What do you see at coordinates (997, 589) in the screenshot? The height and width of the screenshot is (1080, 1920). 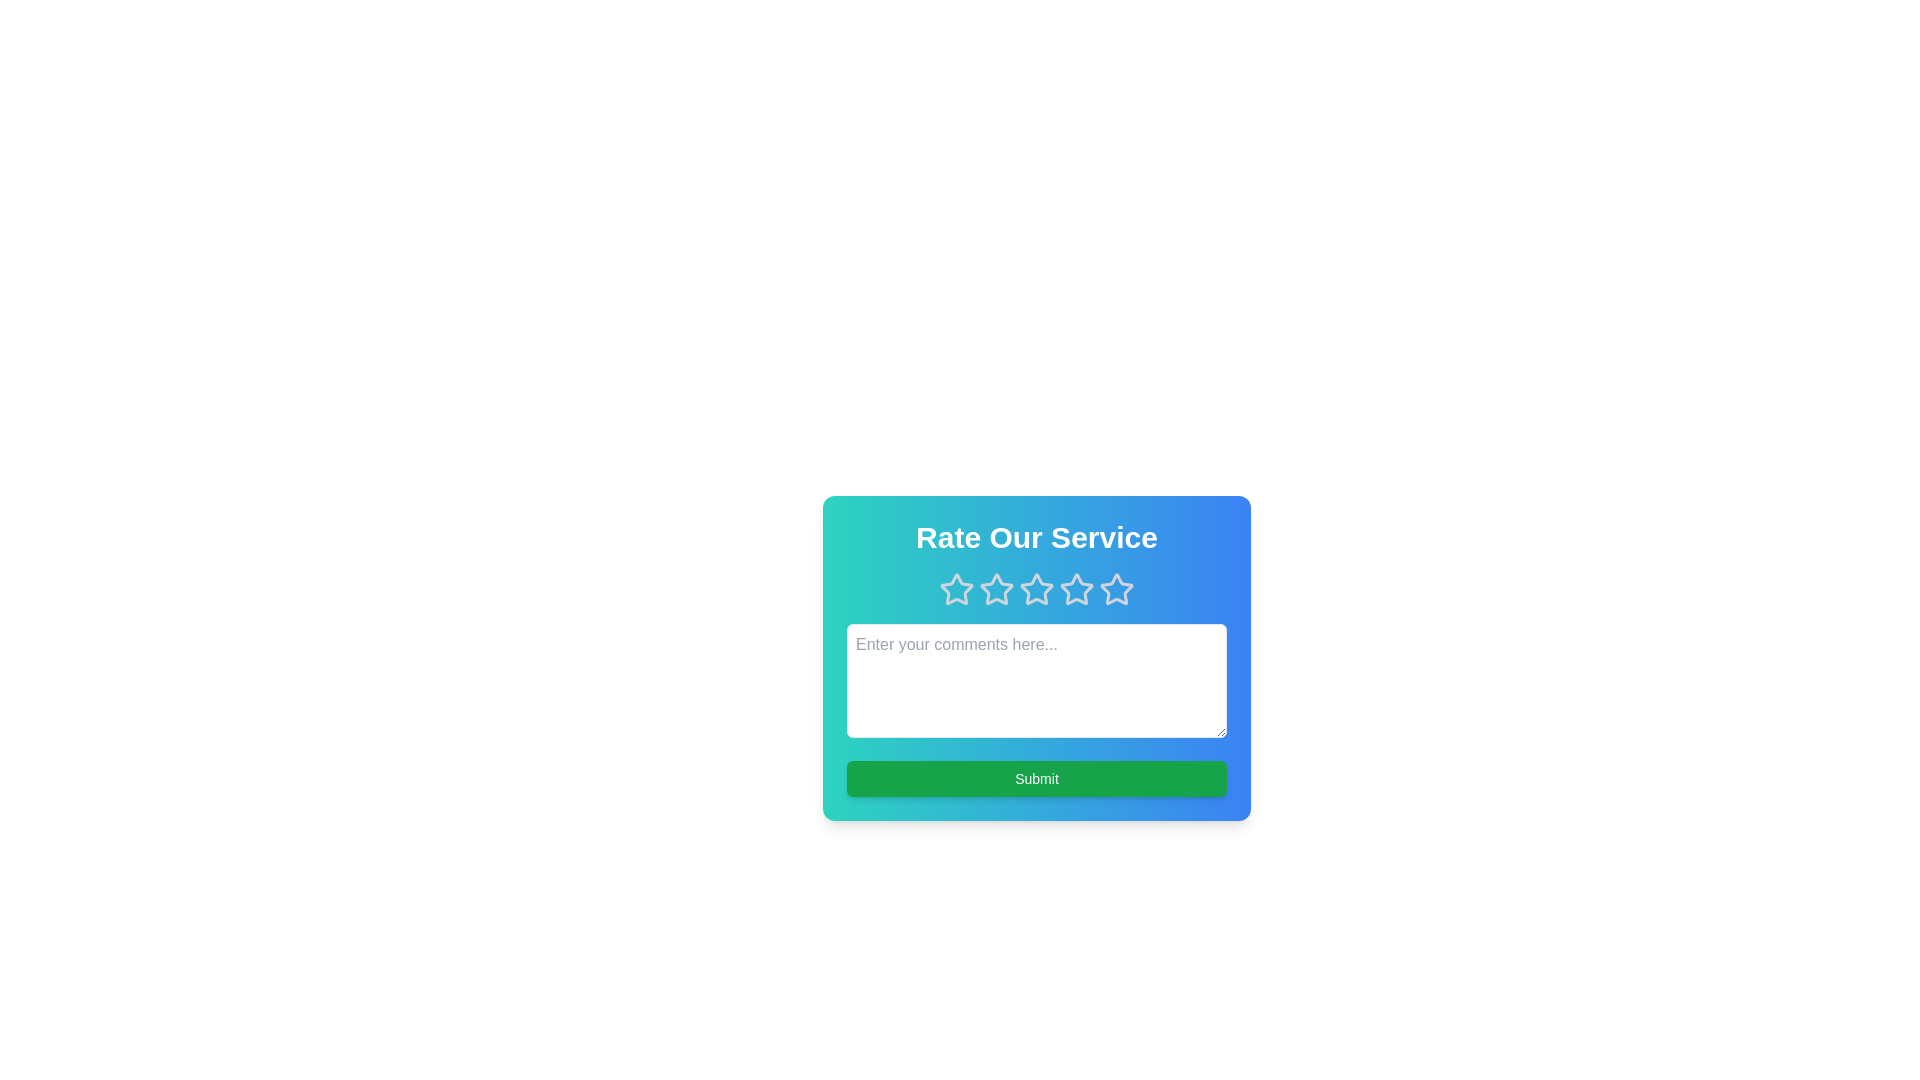 I see `the star corresponding to the desired rating value 2` at bounding box center [997, 589].